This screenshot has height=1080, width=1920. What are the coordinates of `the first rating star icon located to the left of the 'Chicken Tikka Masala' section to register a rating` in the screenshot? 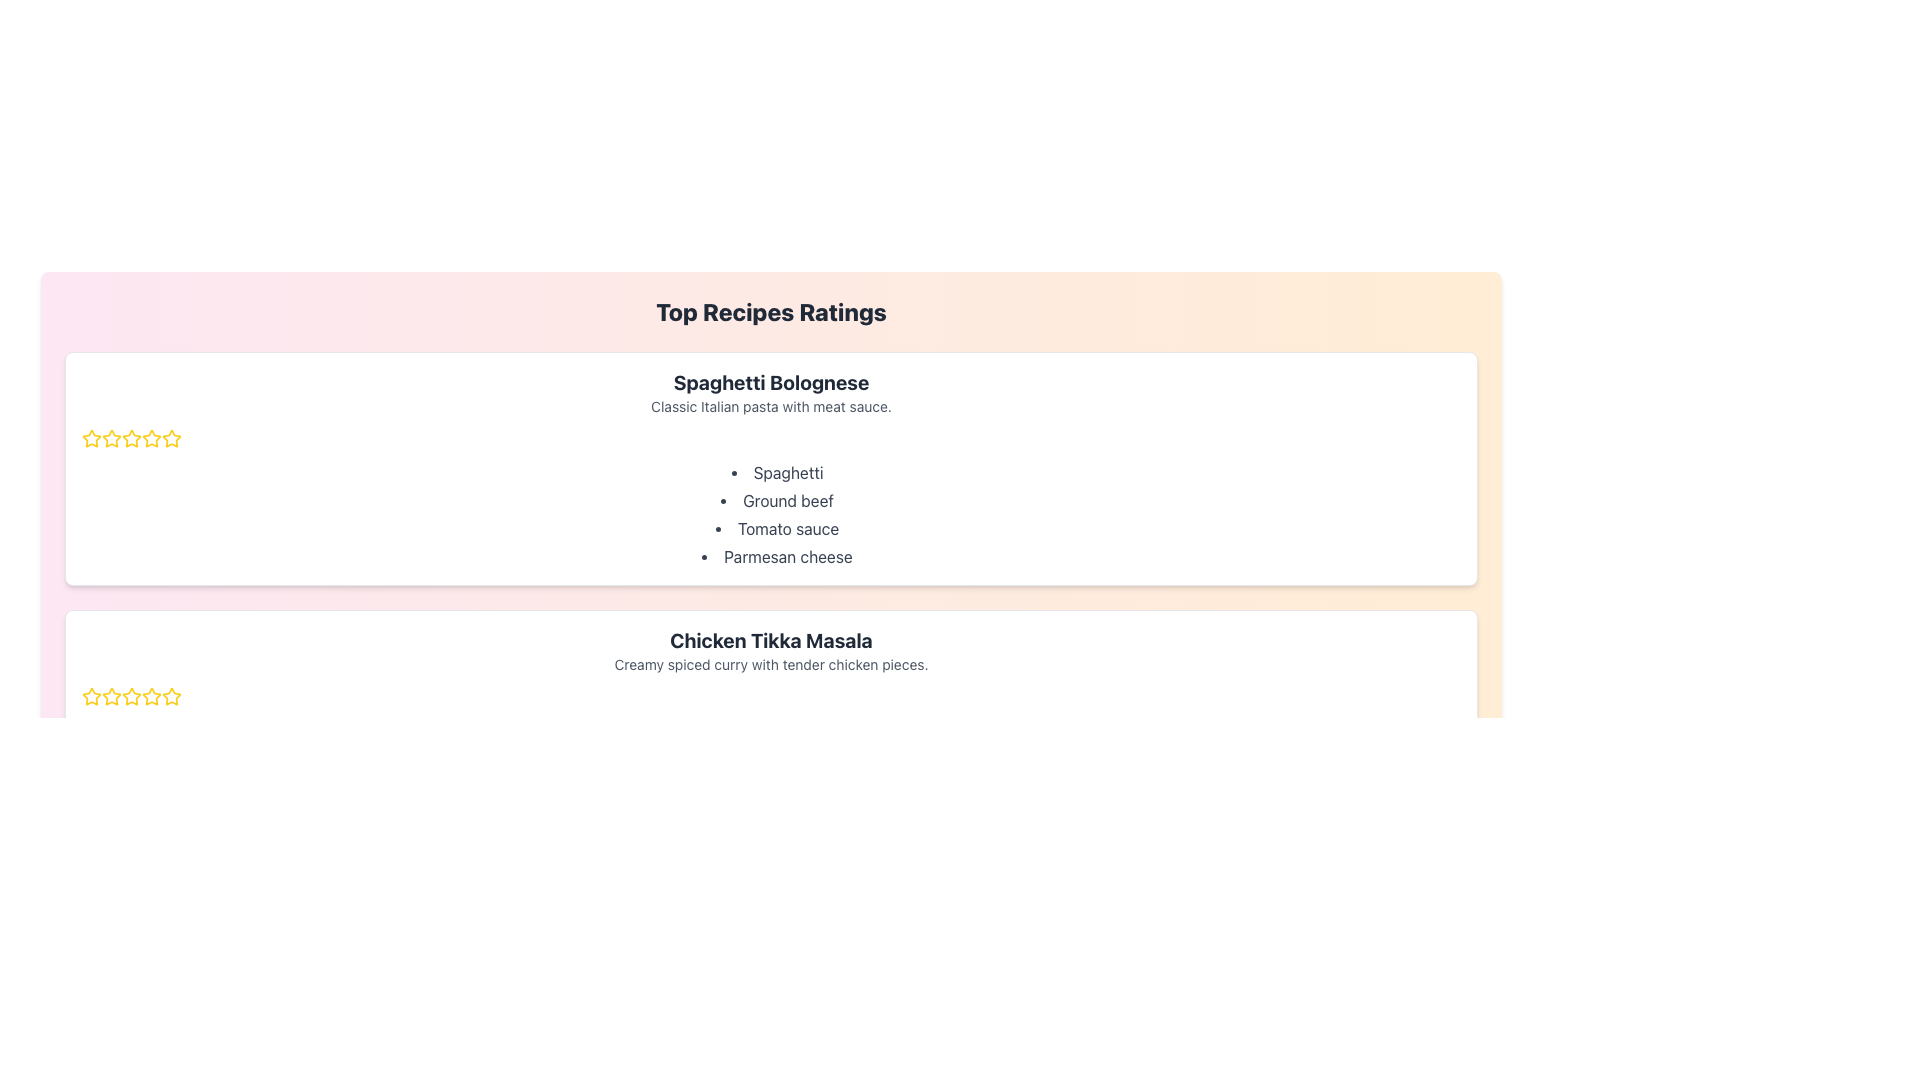 It's located at (90, 694).